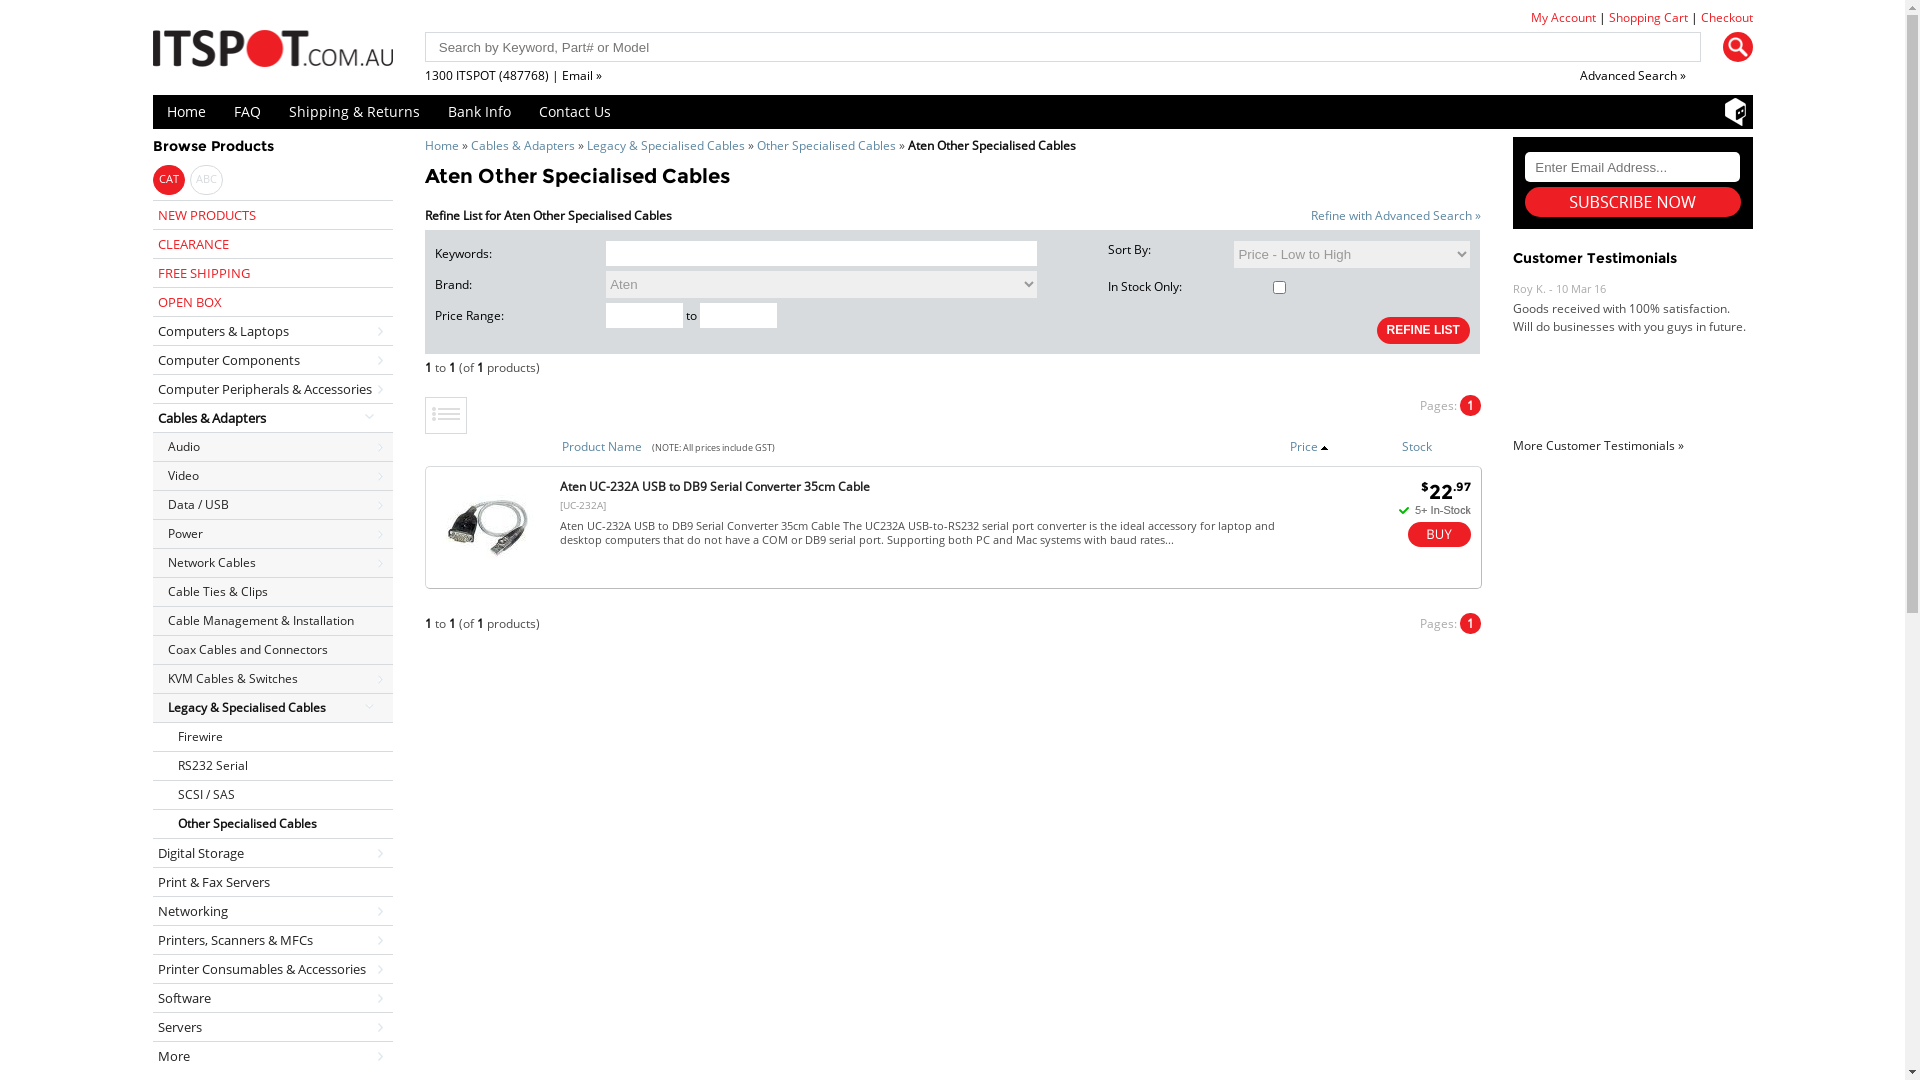 This screenshot has height=1080, width=1920. Describe the element at coordinates (271, 214) in the screenshot. I see `'NEW PRODUCTS'` at that location.